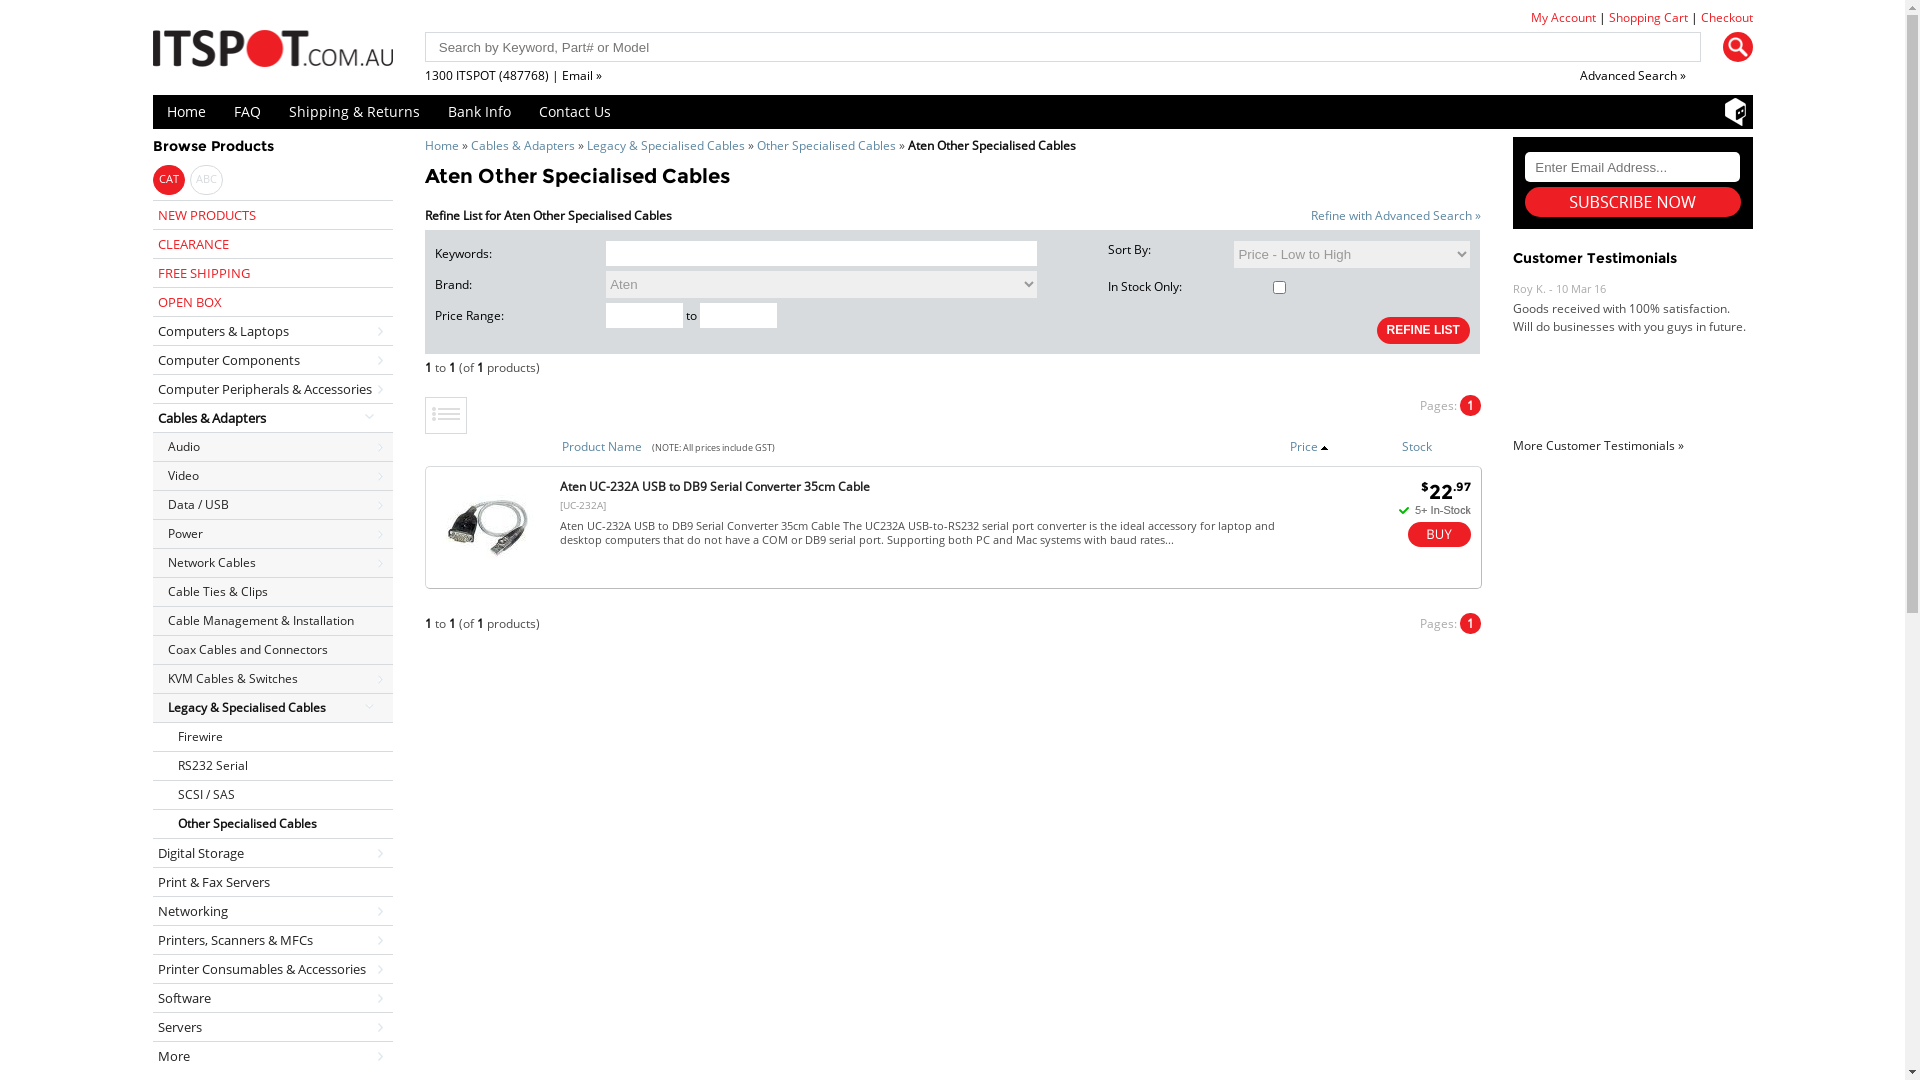 This screenshot has height=1080, width=1920. Describe the element at coordinates (271, 214) in the screenshot. I see `'NEW PRODUCTS'` at that location.